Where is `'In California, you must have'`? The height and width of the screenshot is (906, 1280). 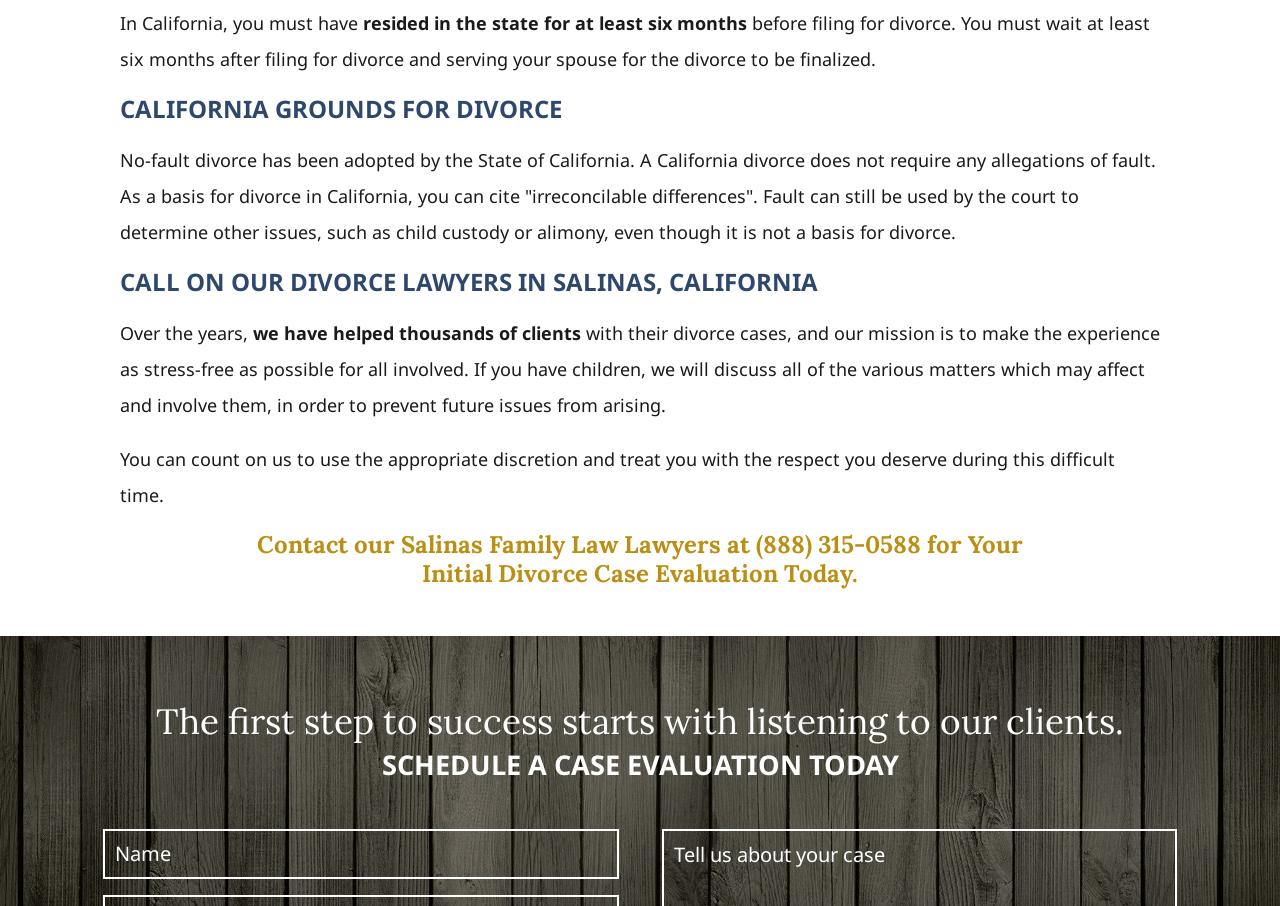 'In California, you must have' is located at coordinates (240, 22).